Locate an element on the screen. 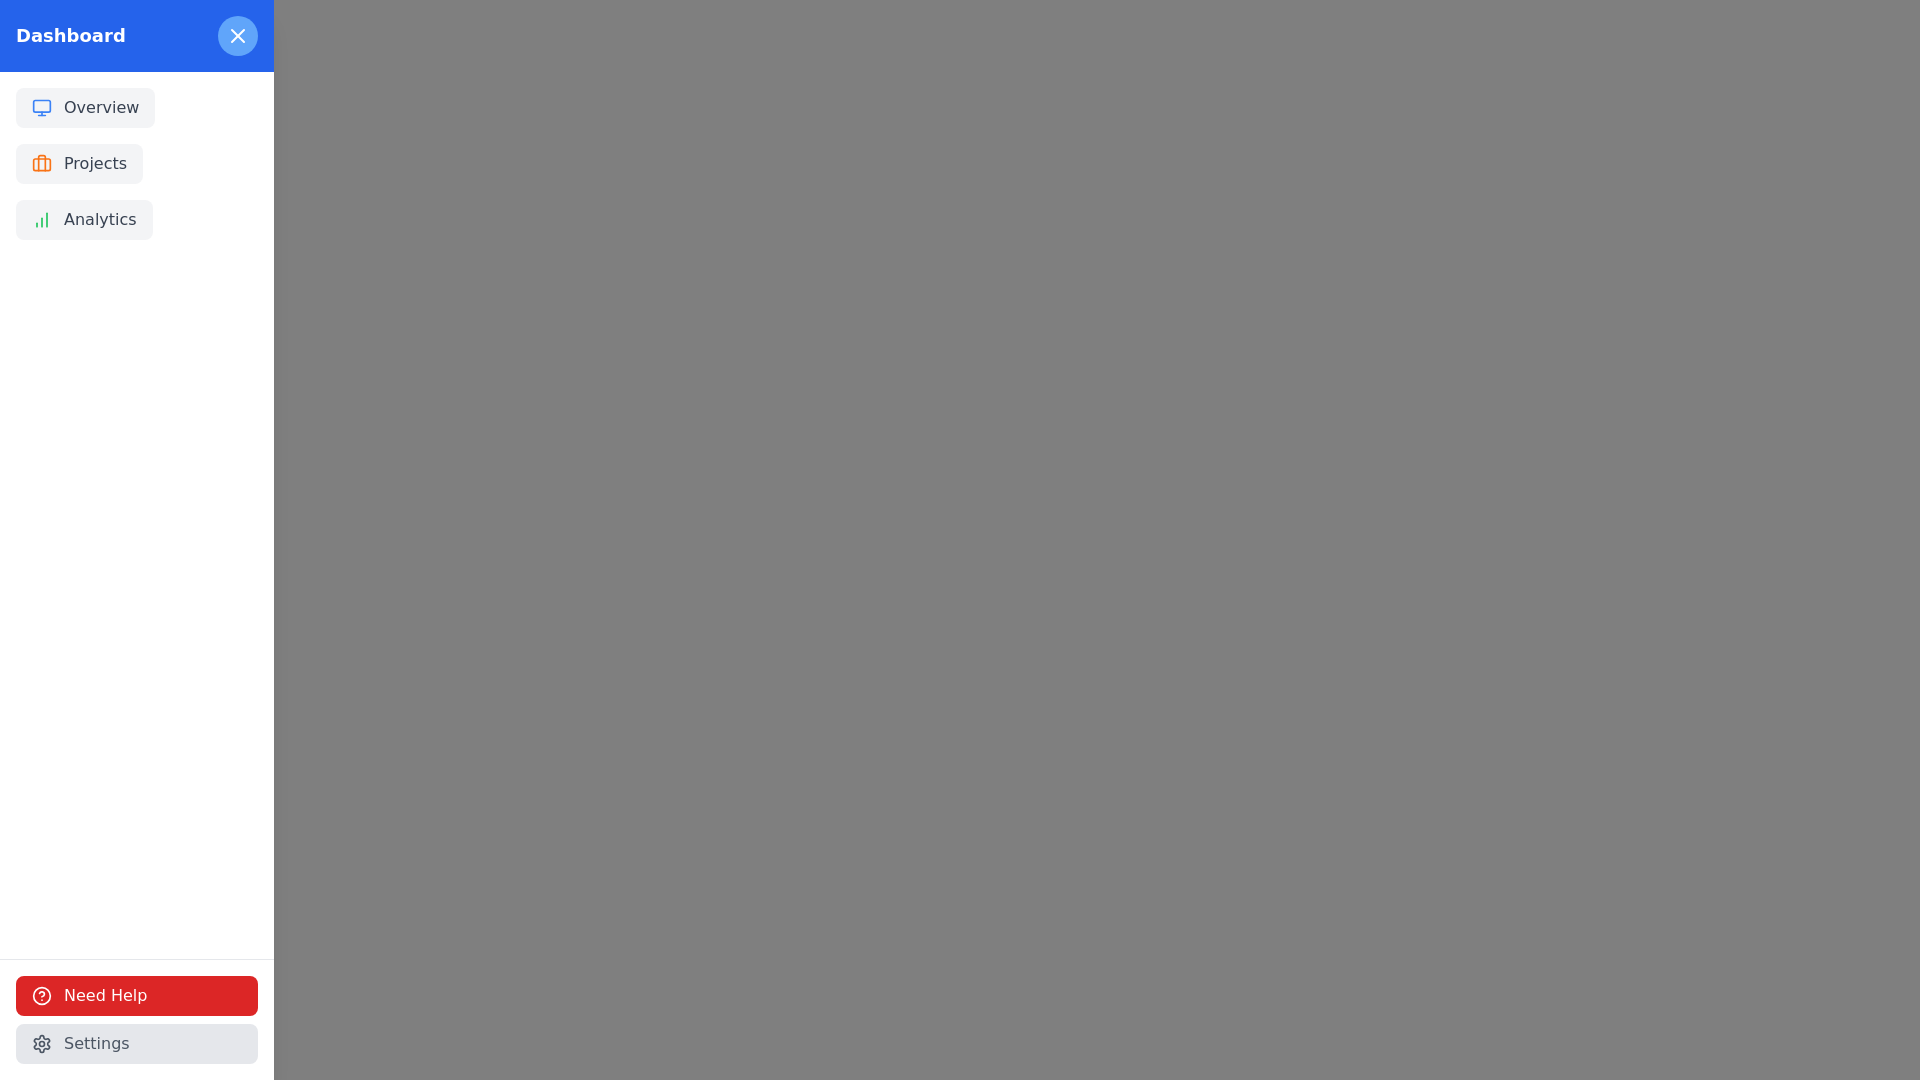  the blue outlined monitor icon located to the left of the 'Overview' menu item in the top sidebar is located at coordinates (42, 108).